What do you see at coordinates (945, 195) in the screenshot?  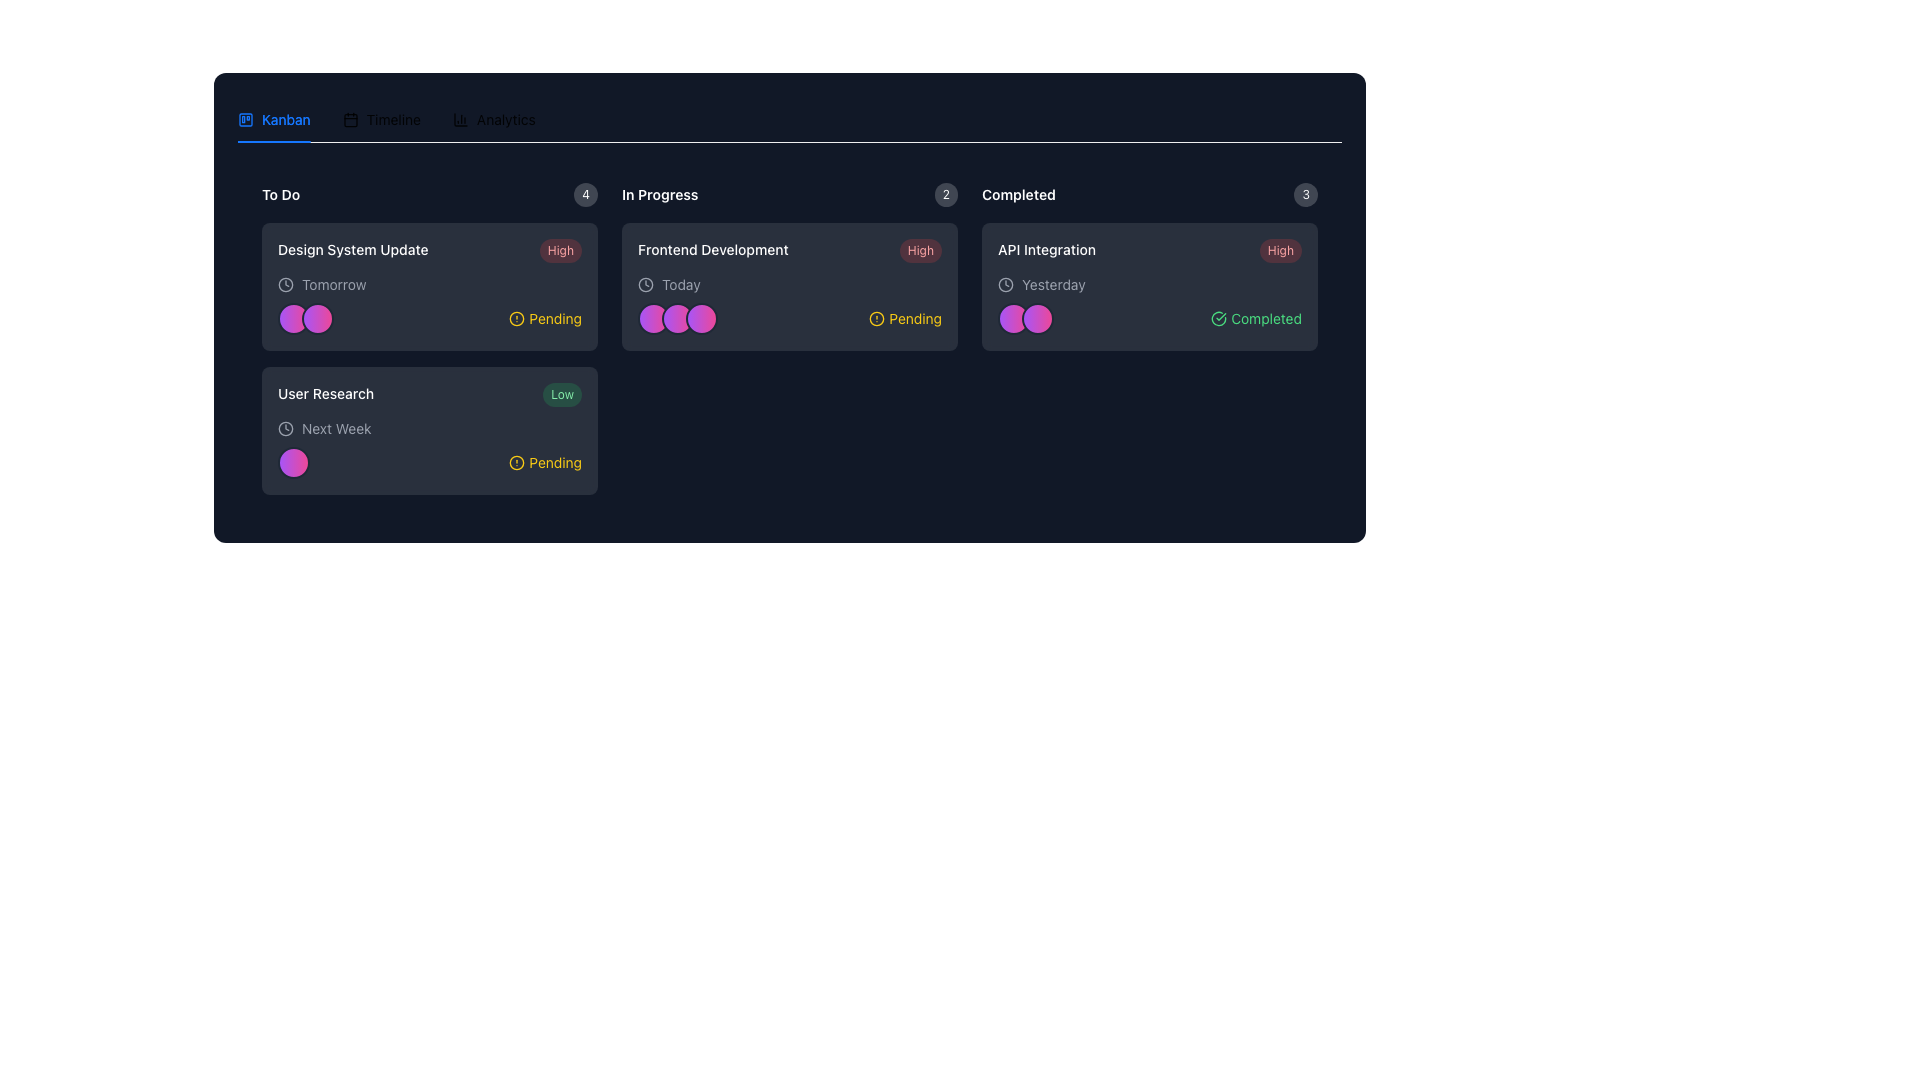 I see `the informational badge with a centered number '2', located to the right of the text 'In Progress'` at bounding box center [945, 195].